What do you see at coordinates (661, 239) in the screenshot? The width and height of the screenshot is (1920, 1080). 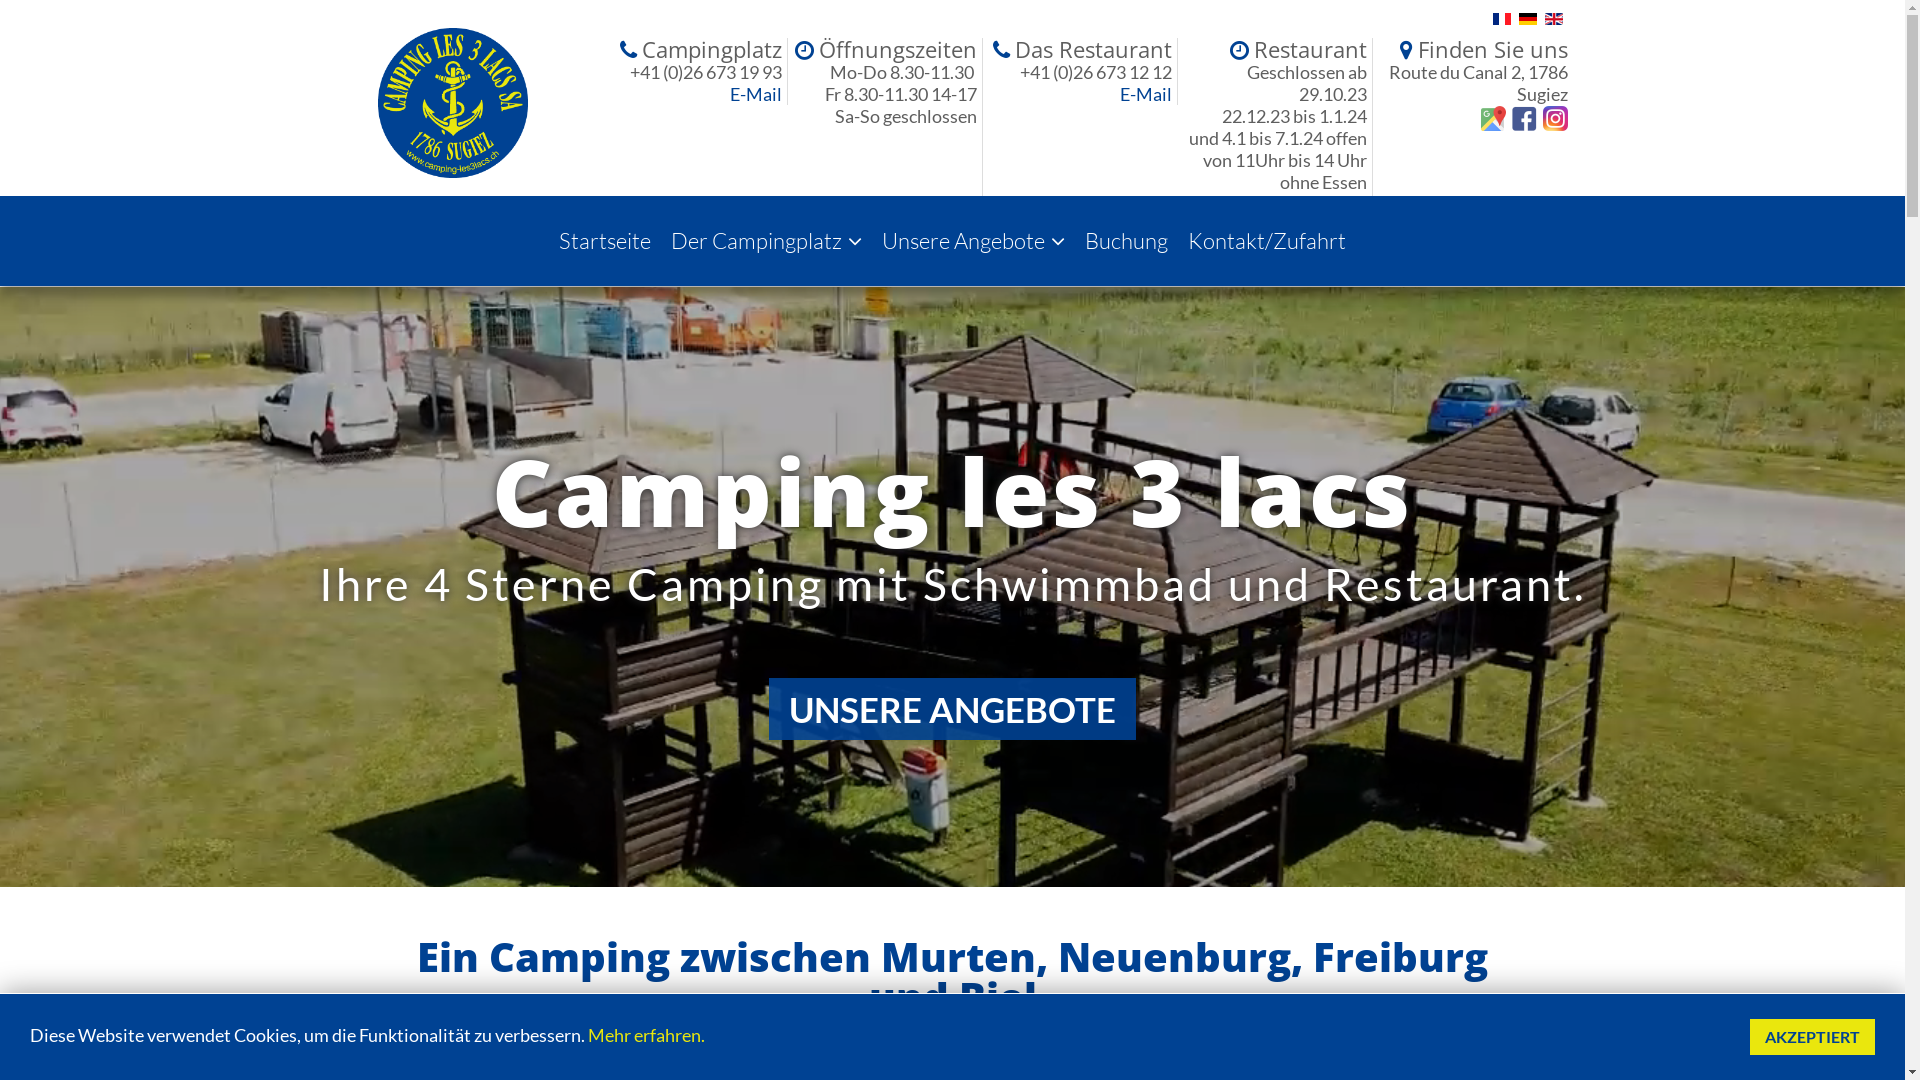 I see `'Der Campingplatz'` at bounding box center [661, 239].